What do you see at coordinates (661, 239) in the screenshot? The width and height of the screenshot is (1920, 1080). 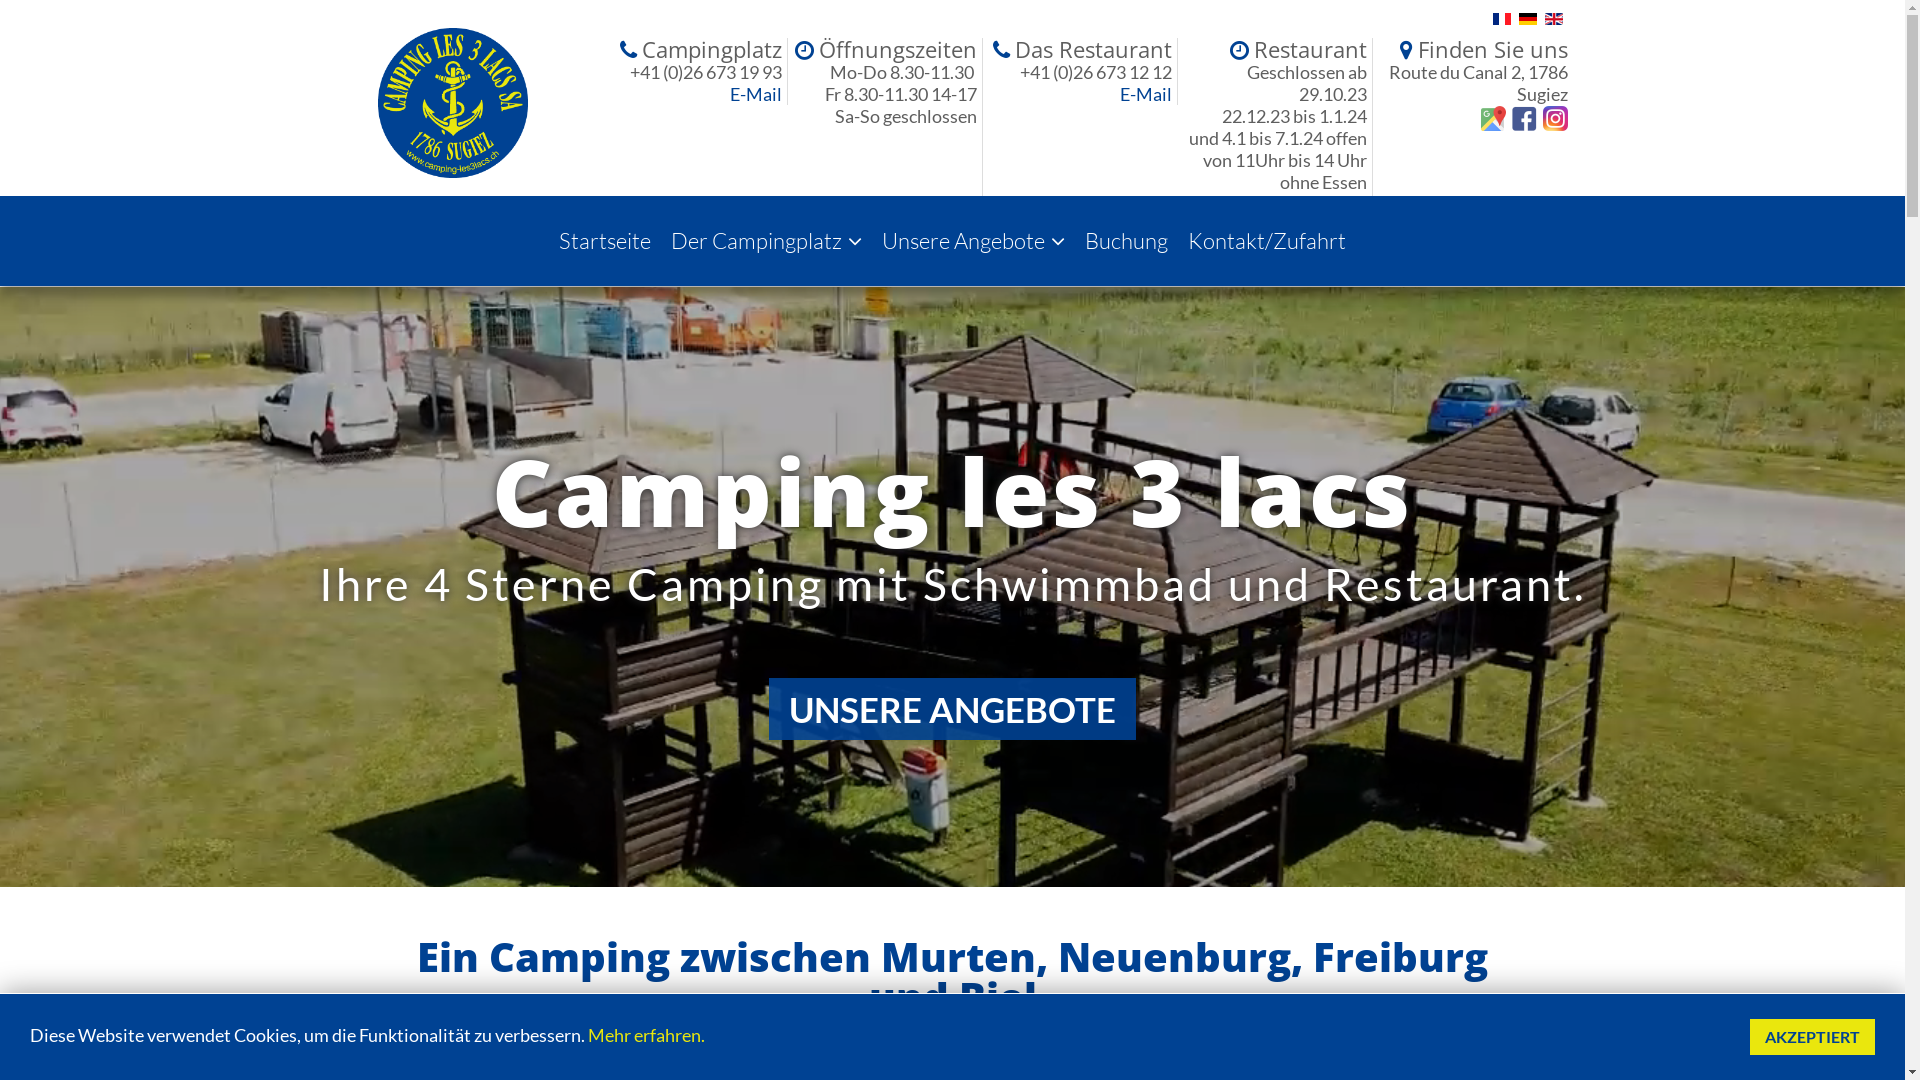 I see `'Der Campingplatz'` at bounding box center [661, 239].